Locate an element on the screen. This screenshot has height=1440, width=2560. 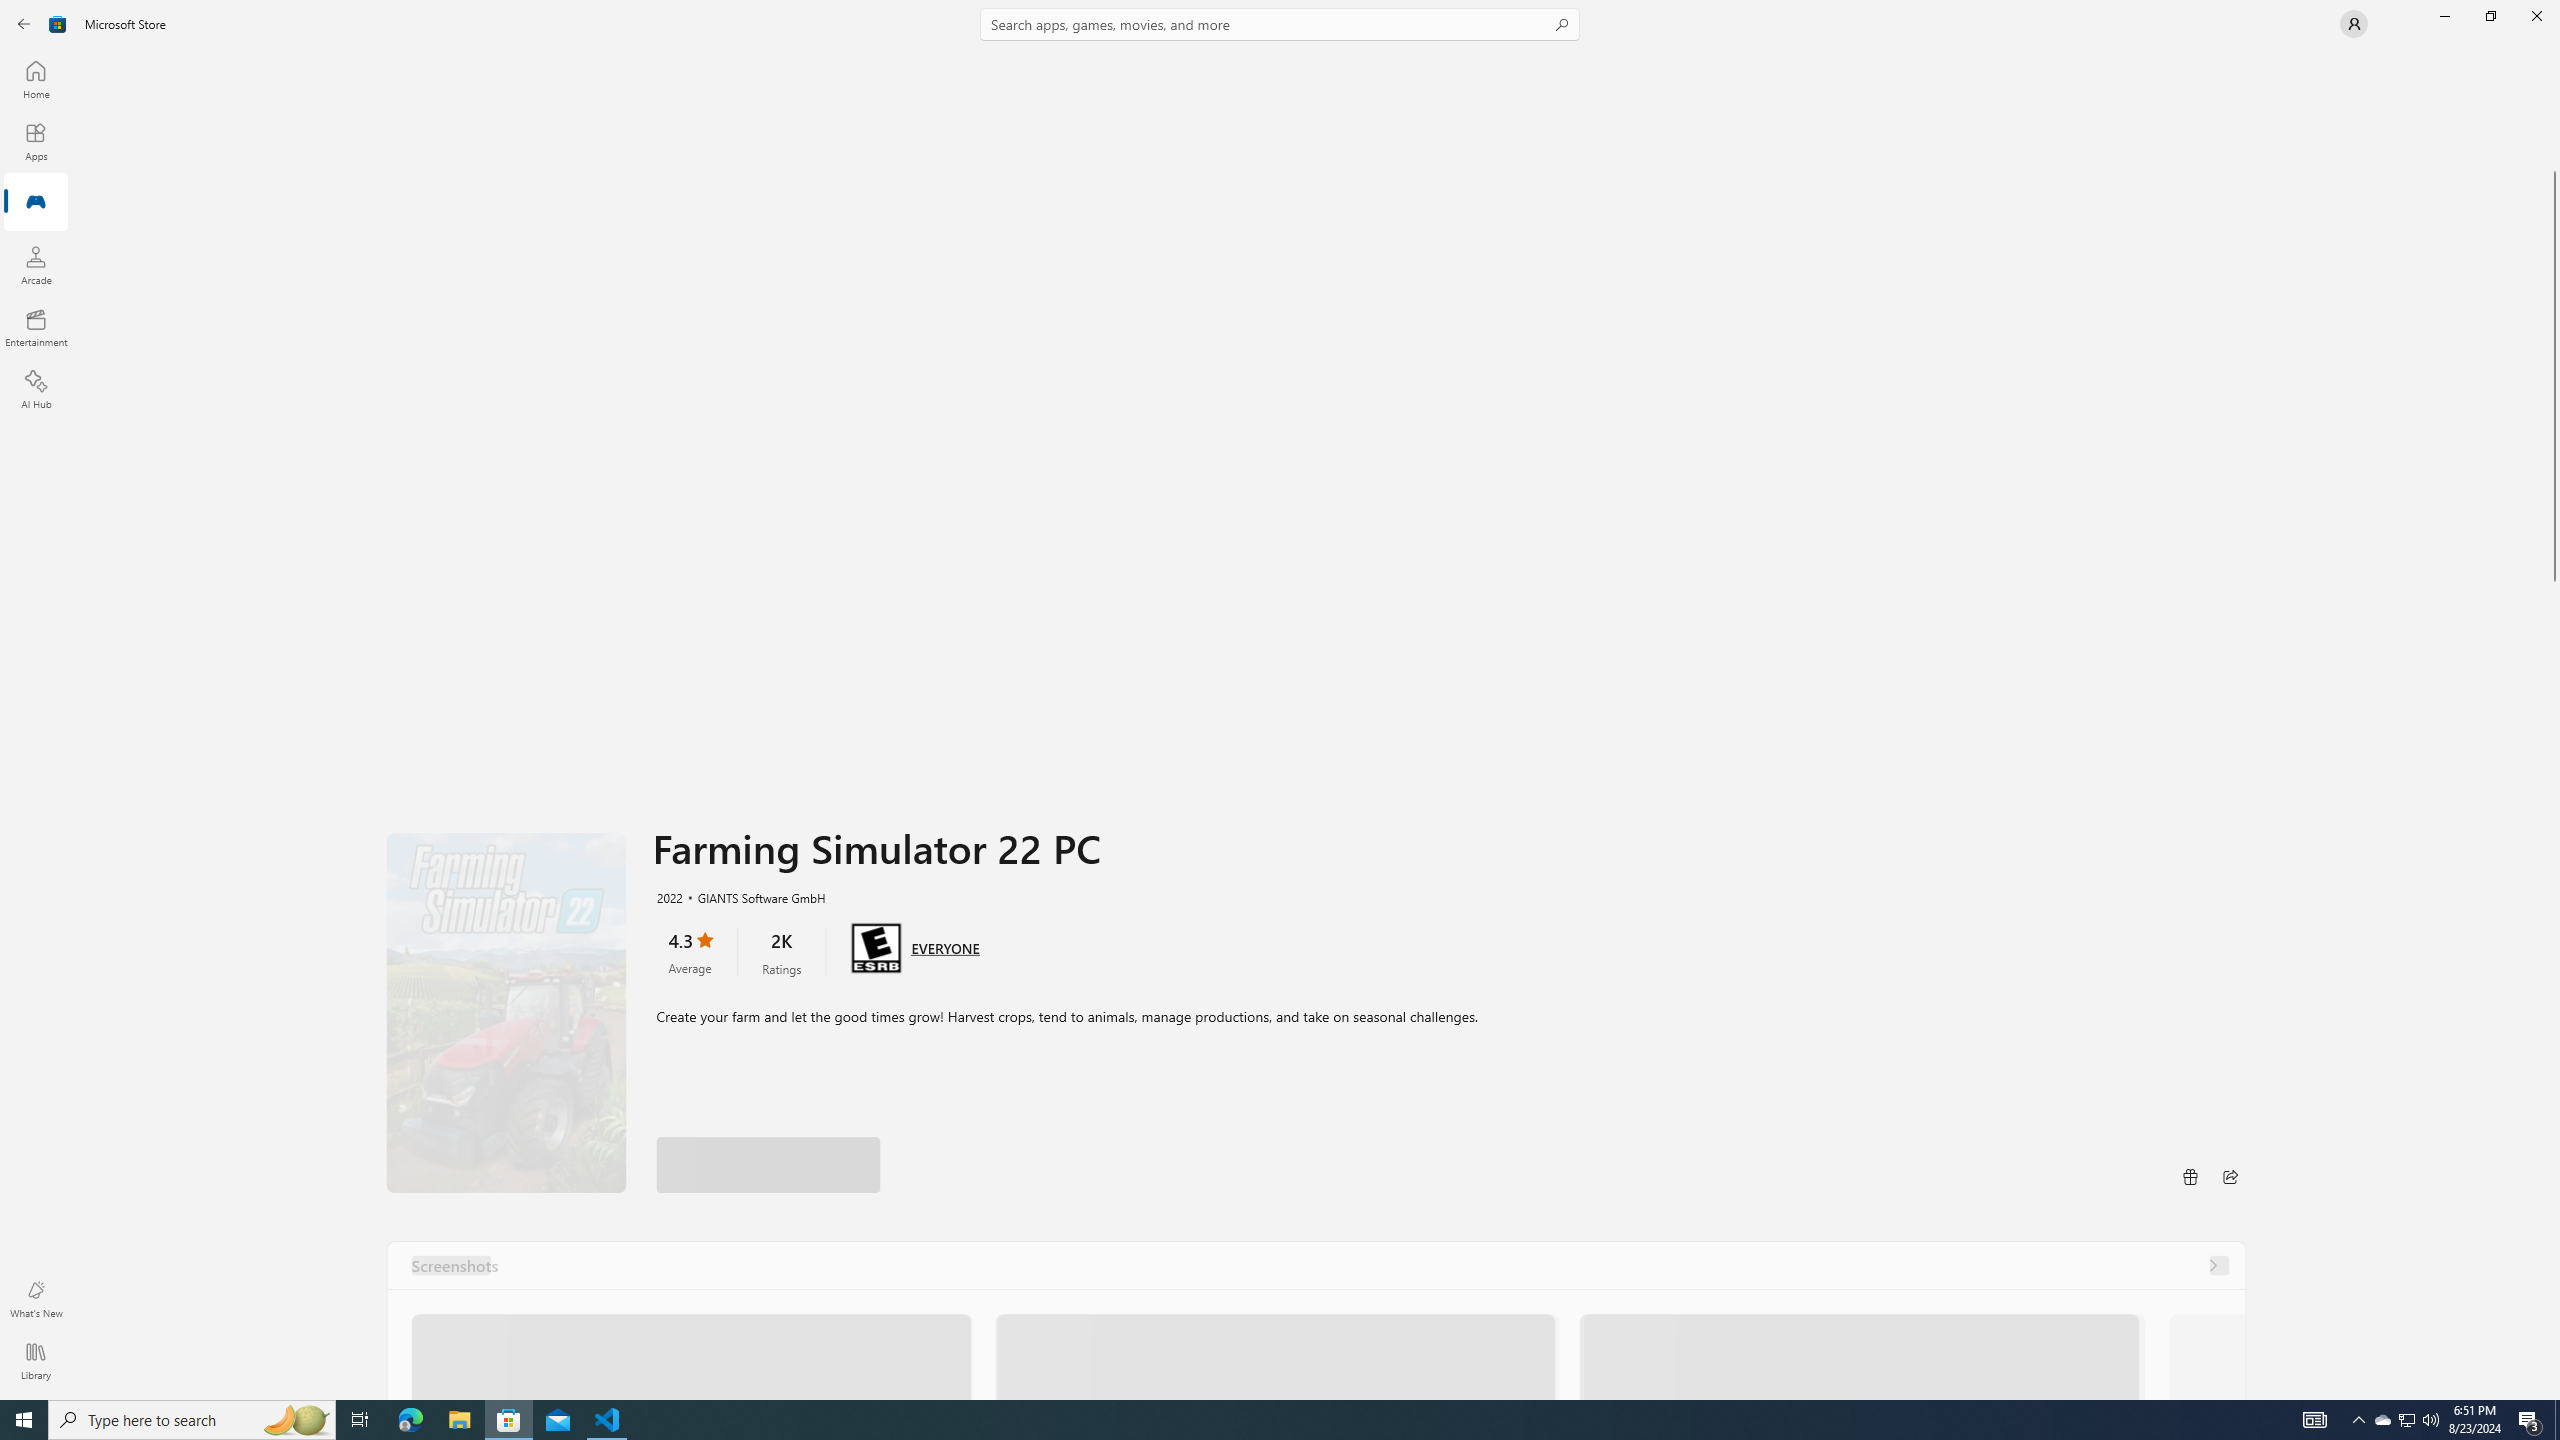
'Share' is located at coordinates (2229, 1175).